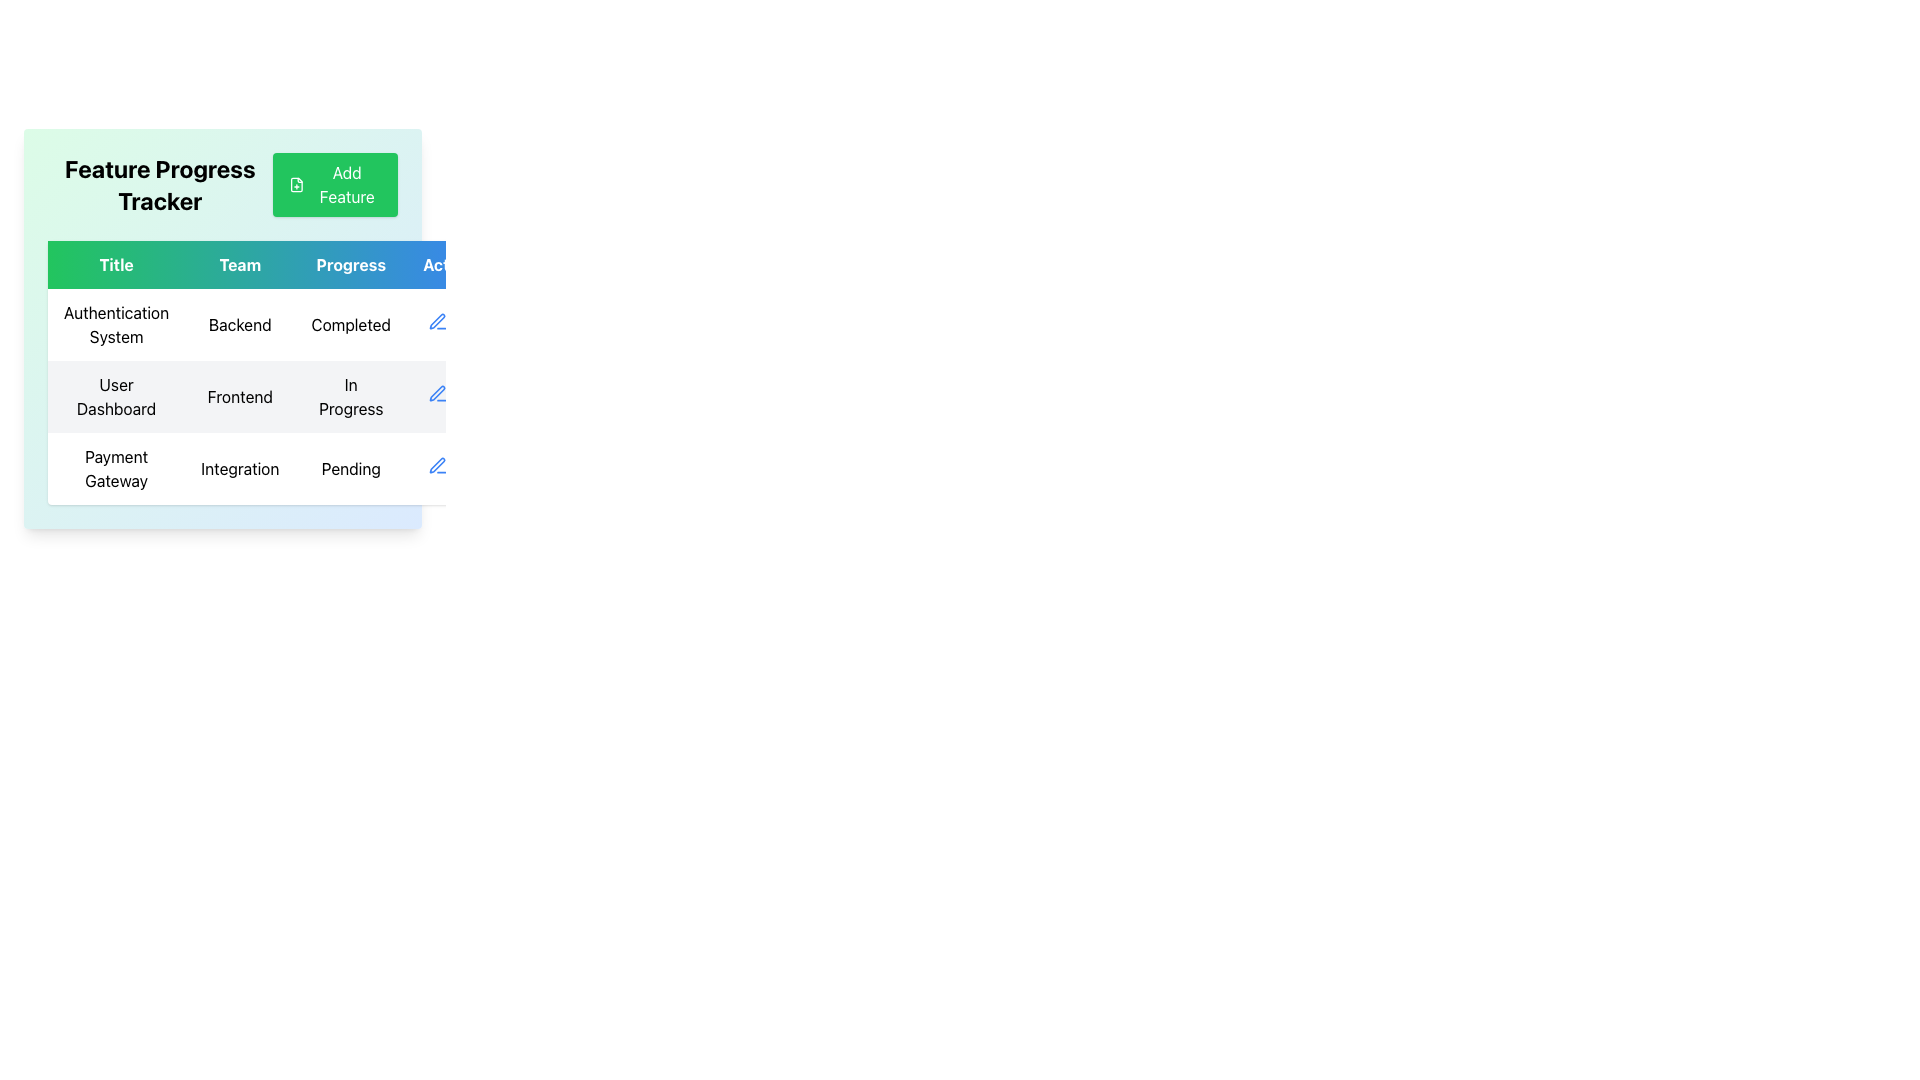 This screenshot has width=1920, height=1080. What do you see at coordinates (436, 393) in the screenshot?
I see `the action trigger icon for the 'User Dashboard' row in the rightmost column under the 'Action' header` at bounding box center [436, 393].